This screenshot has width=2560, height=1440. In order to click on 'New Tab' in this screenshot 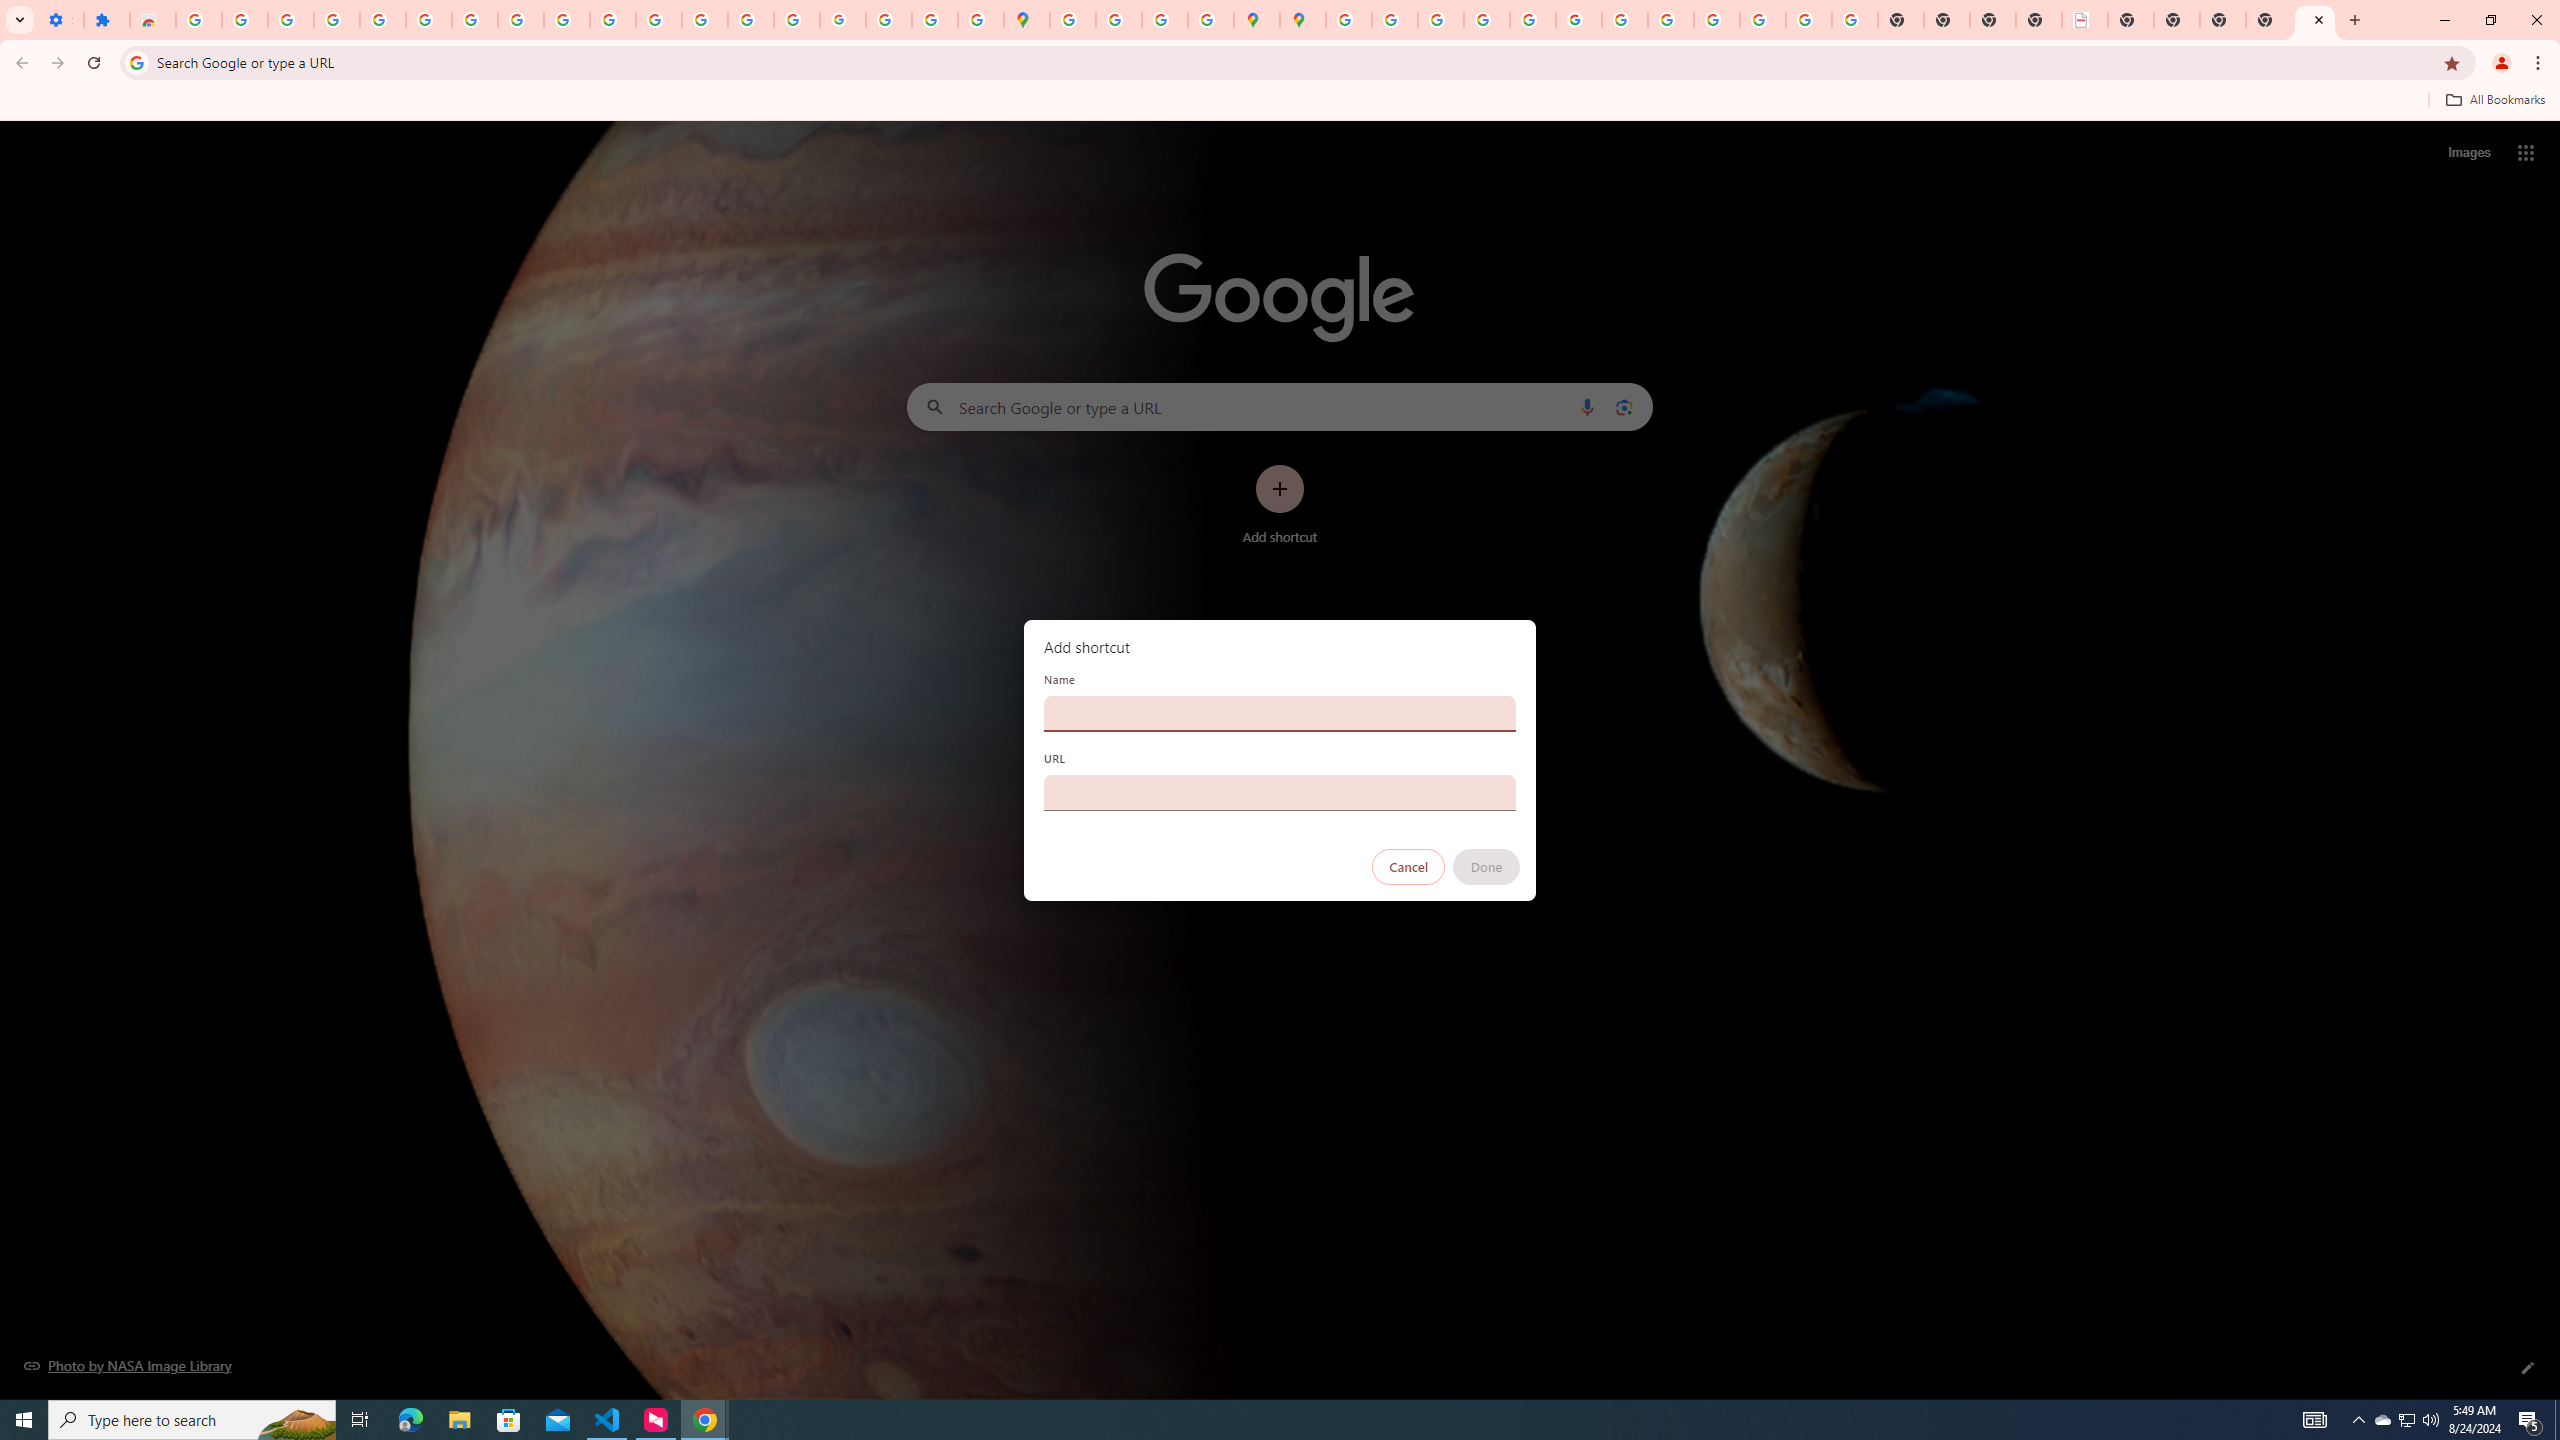, I will do `click(2315, 19)`.